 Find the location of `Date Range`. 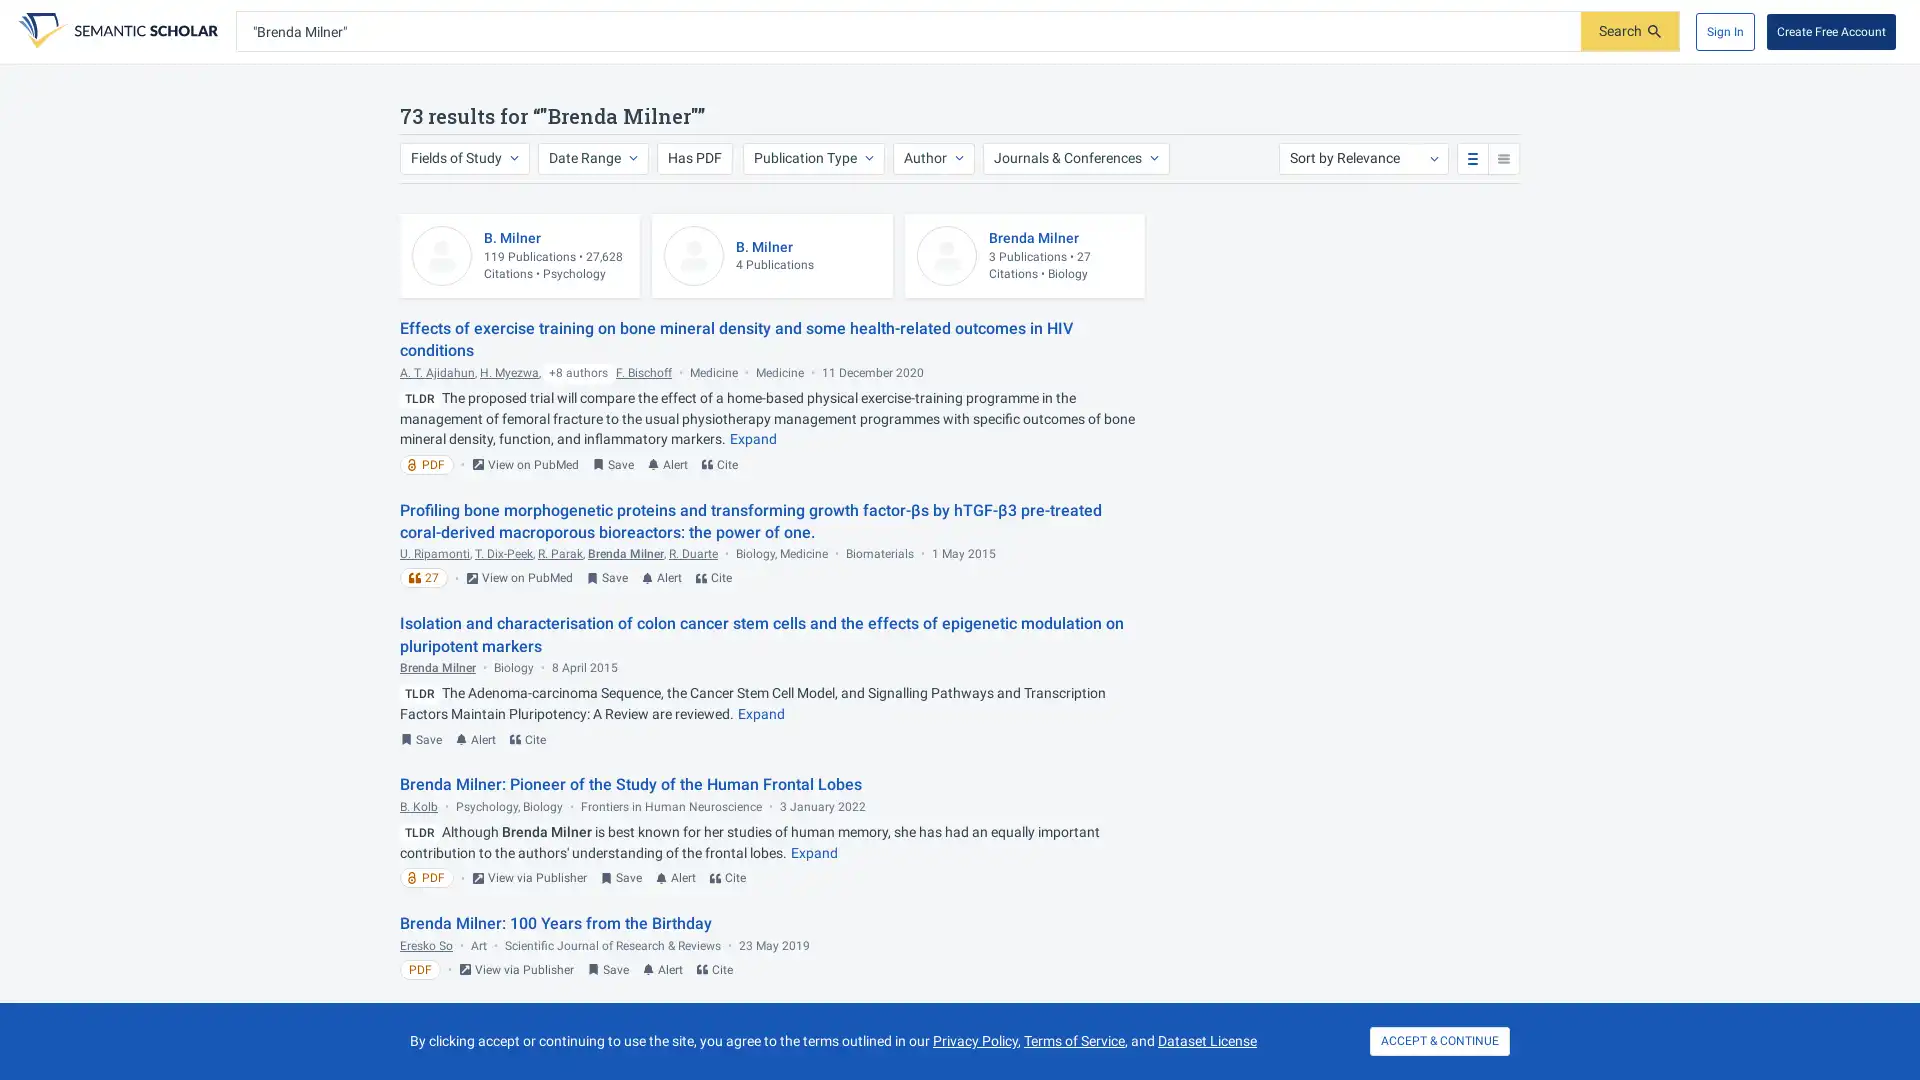

Date Range is located at coordinates (591, 157).